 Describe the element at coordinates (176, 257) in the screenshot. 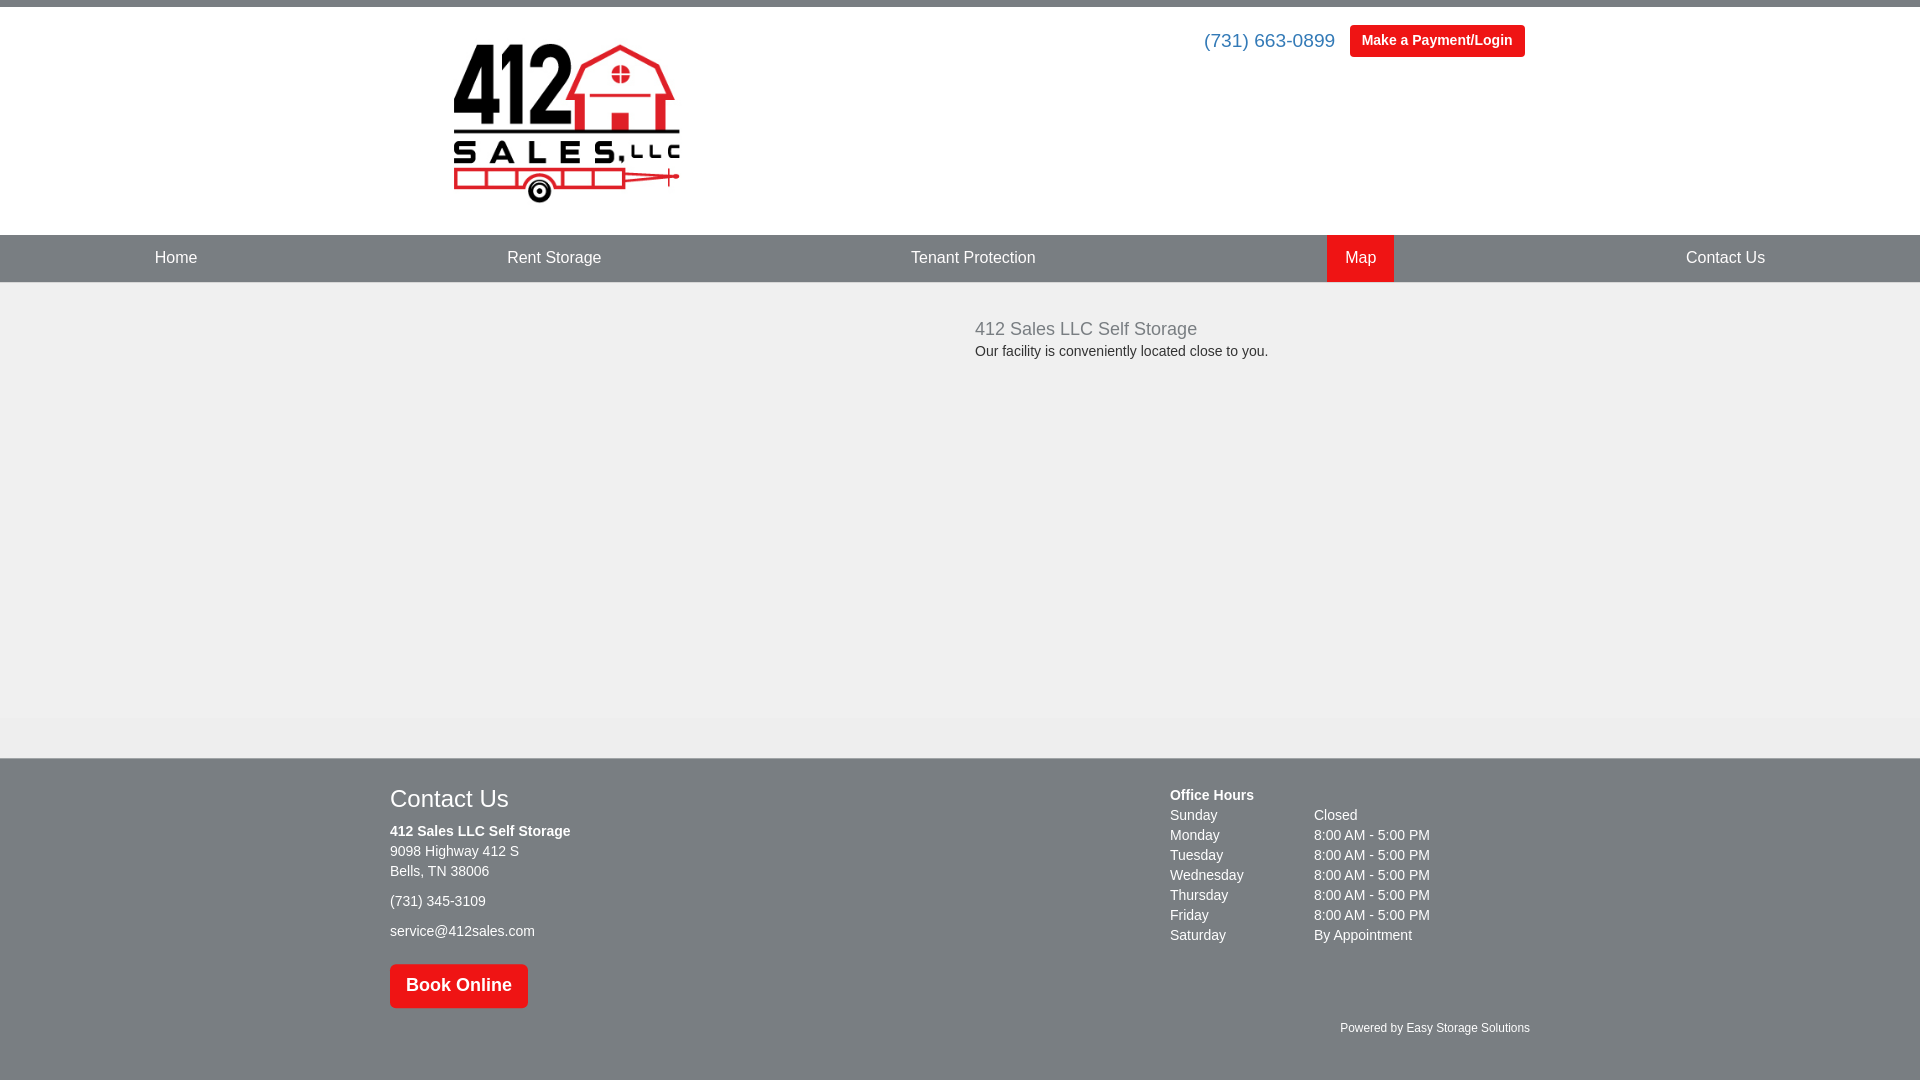

I see `'Home'` at that location.